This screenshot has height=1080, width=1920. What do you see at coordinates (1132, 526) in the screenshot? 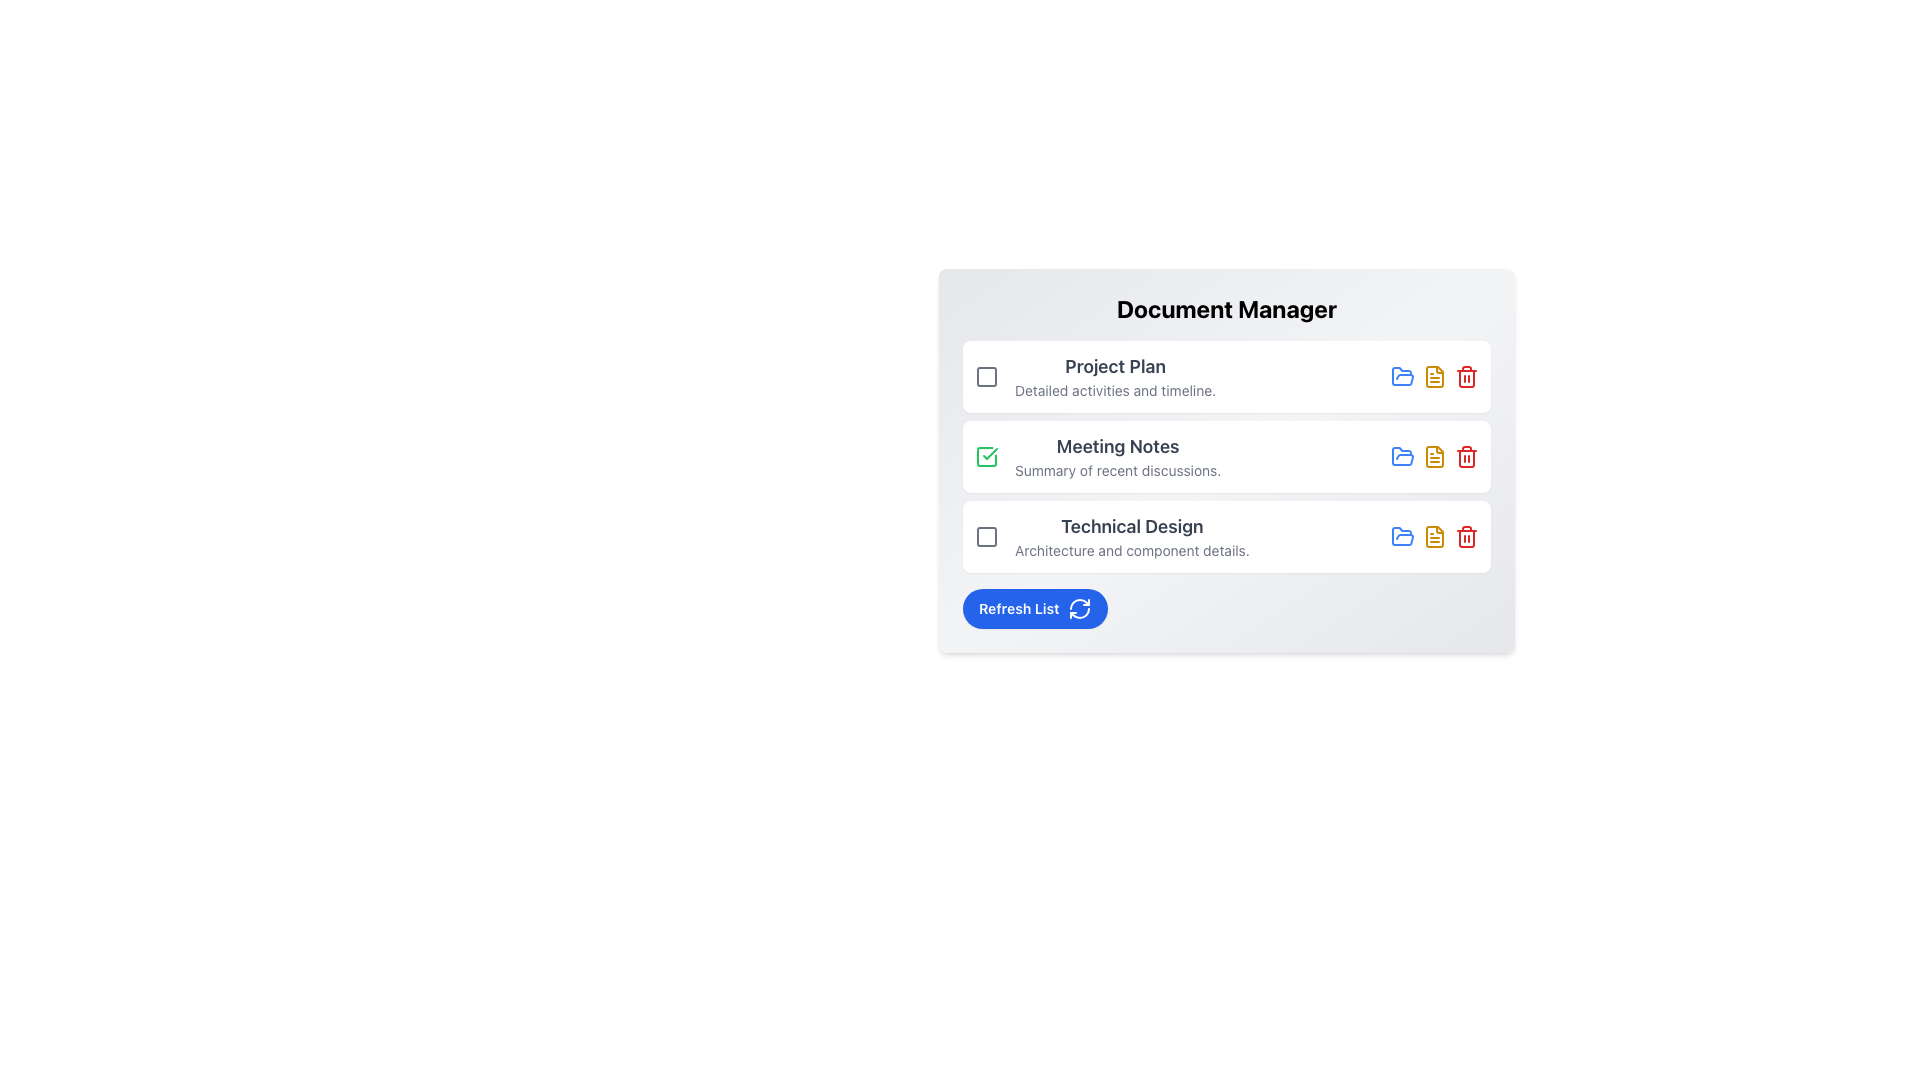
I see `the text label displaying 'Technical Design', which is the title of the third selectable item in the 'Document Manager' section, located between 'Meeting Notes' and 'Refresh List'` at bounding box center [1132, 526].